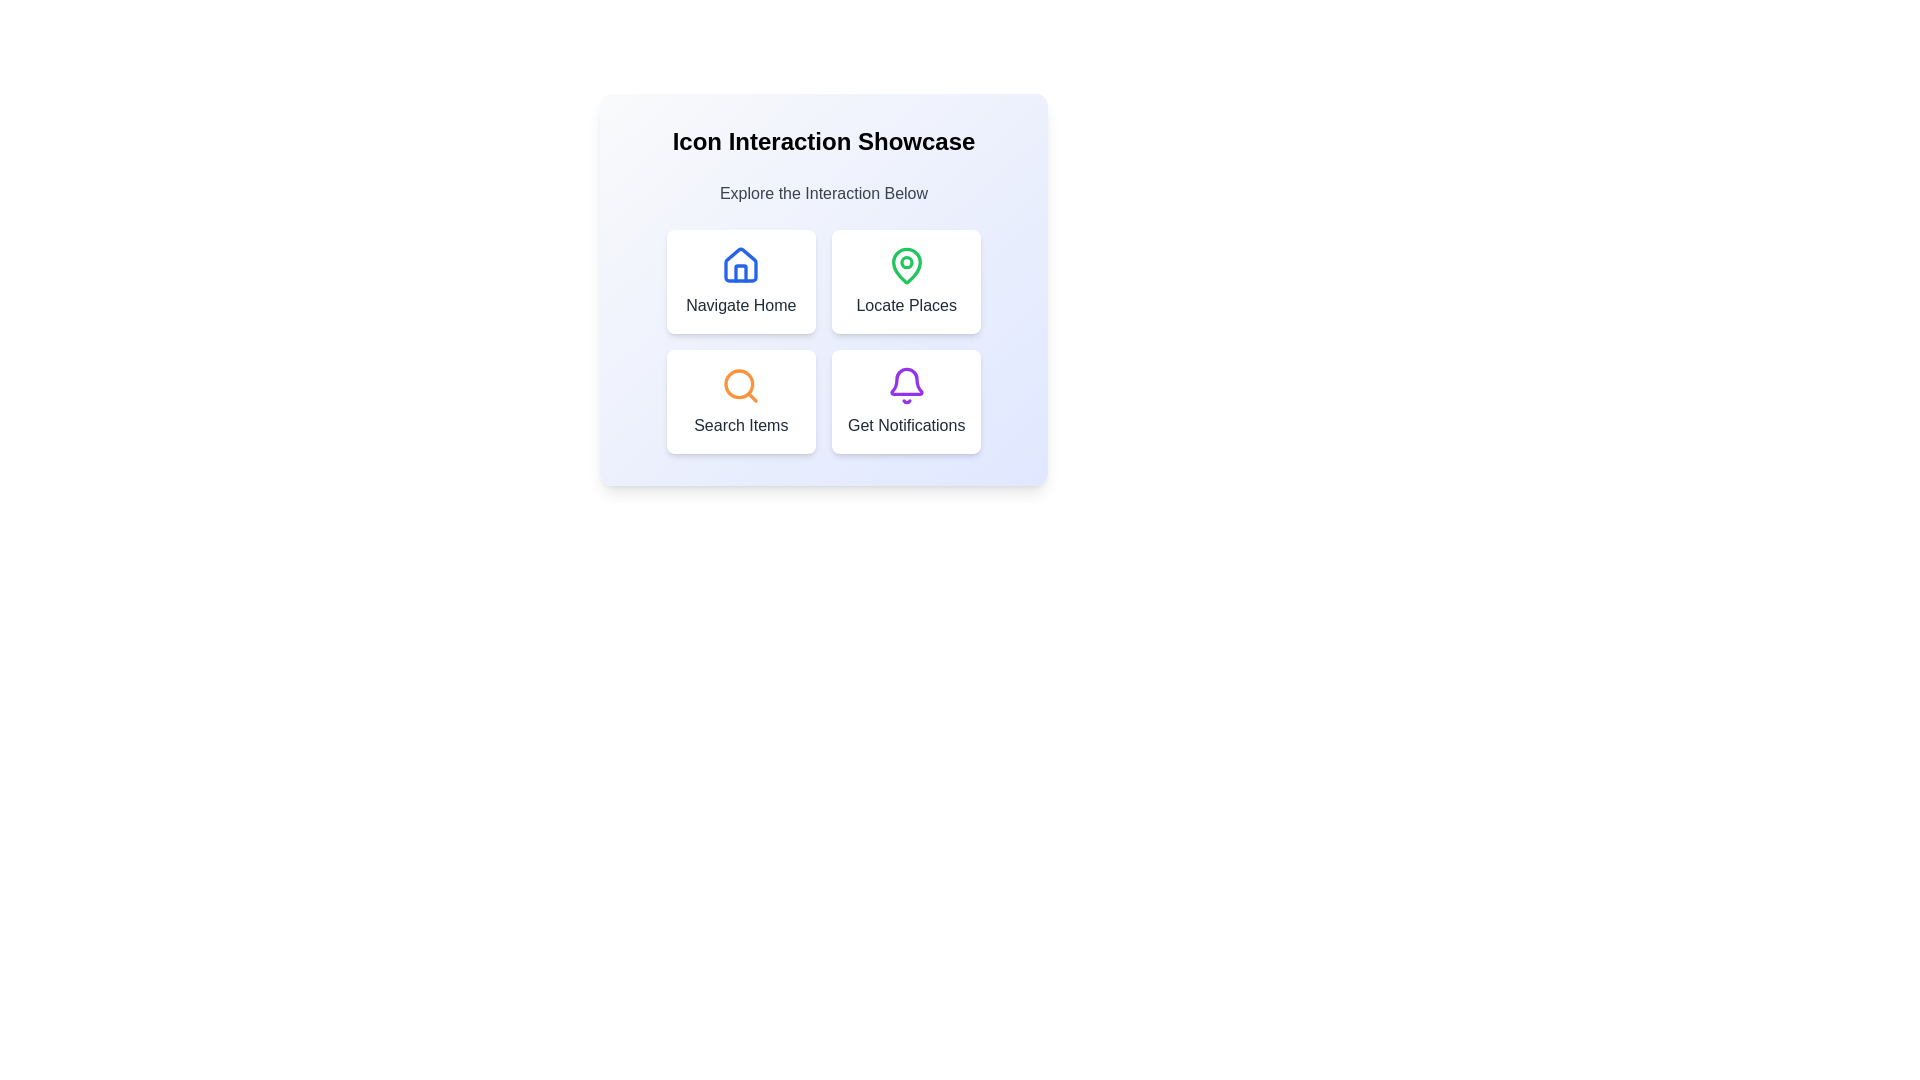  Describe the element at coordinates (905, 261) in the screenshot. I see `the Circle SVG component that is part of the 'Locate Places' button, located in the upper right portion of the grid of four icons` at that location.